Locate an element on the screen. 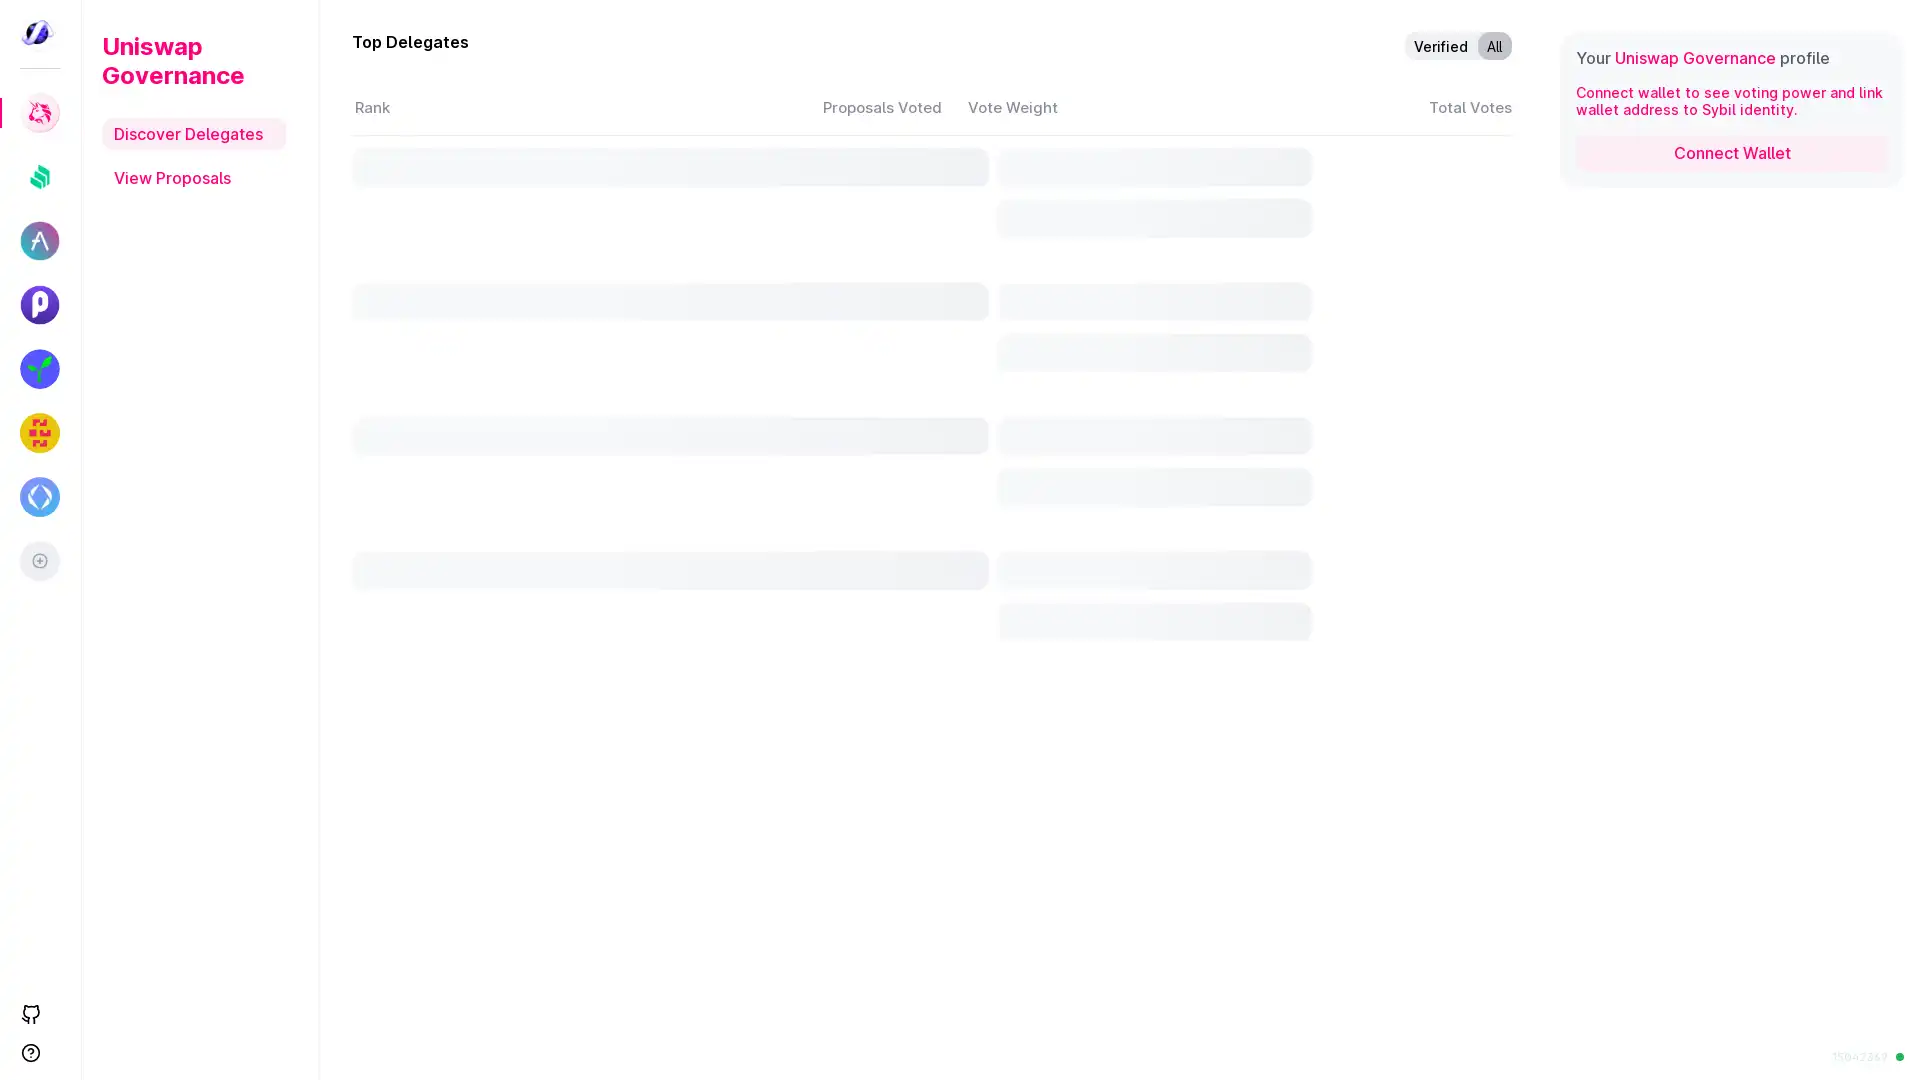 Image resolution: width=1920 pixels, height=1080 pixels. Delegate is located at coordinates (1326, 990).